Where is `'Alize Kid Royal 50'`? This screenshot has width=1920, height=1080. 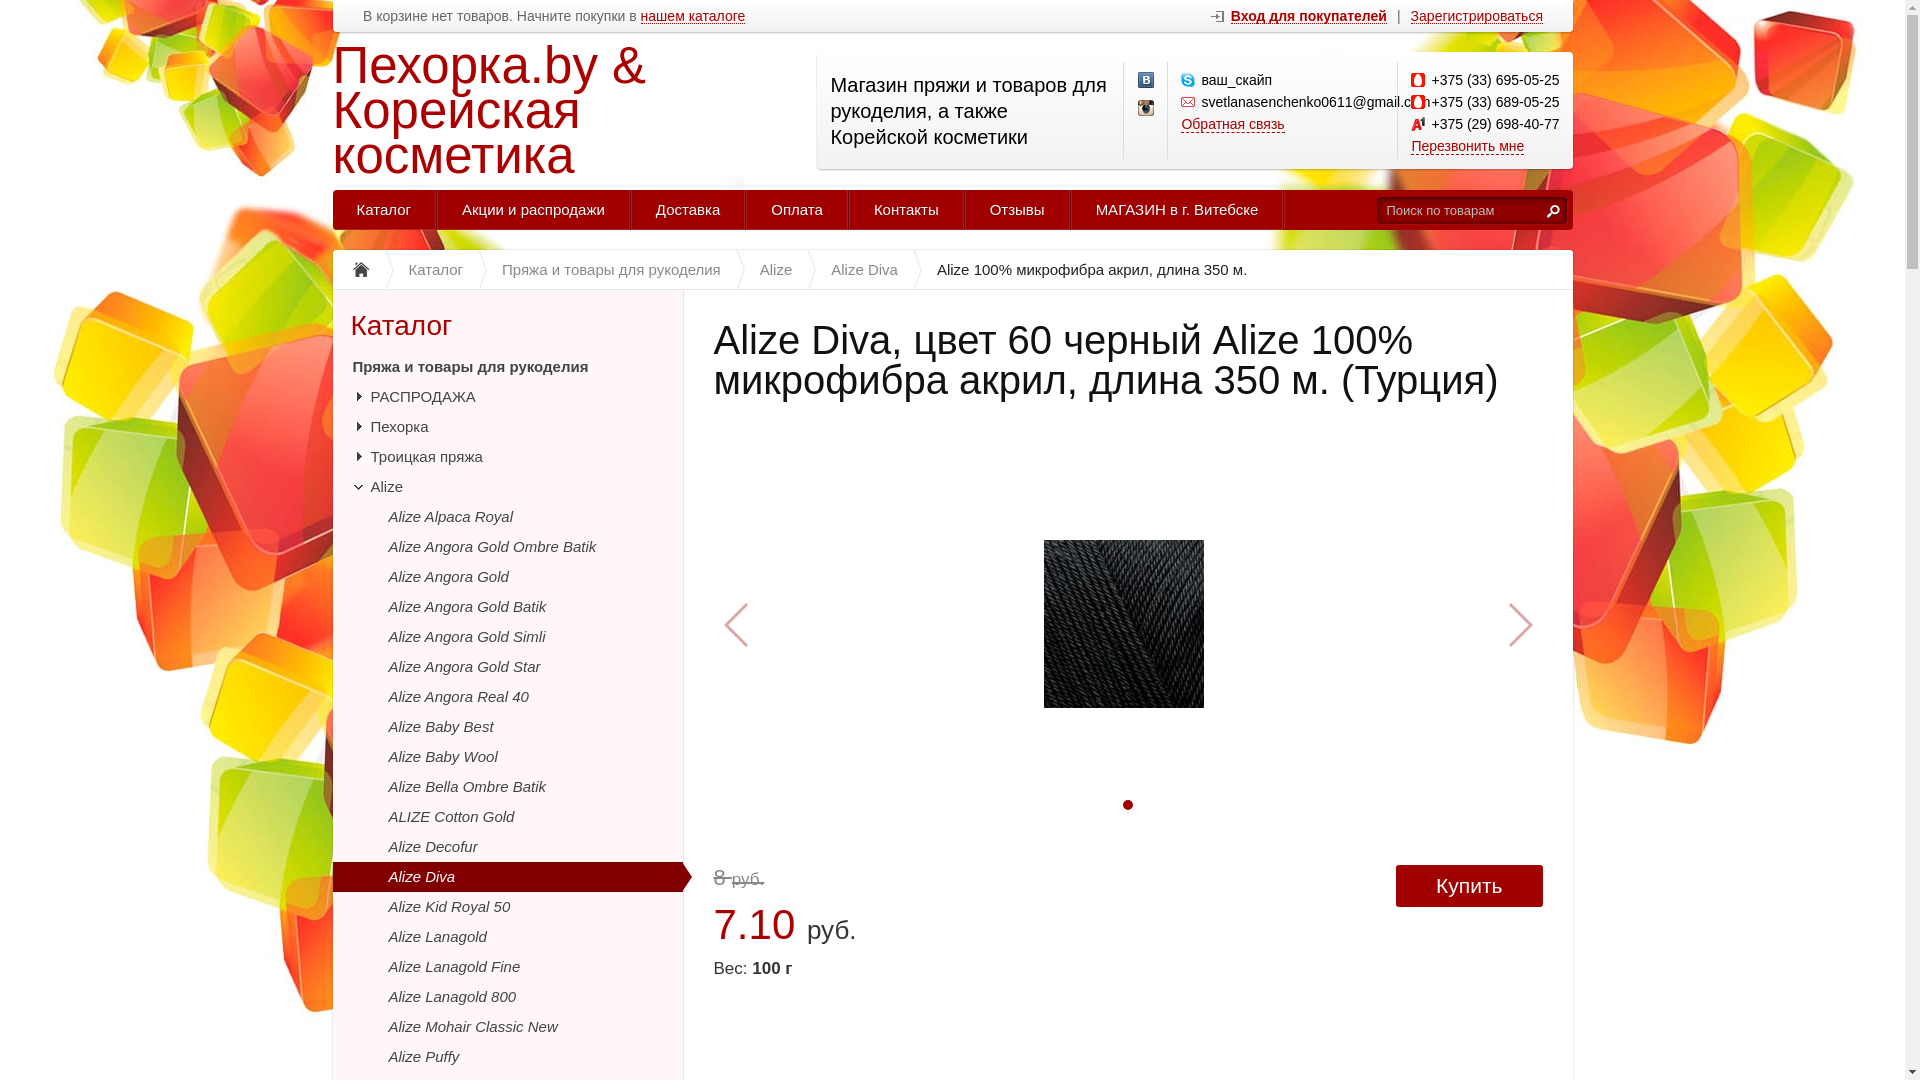
'Alize Kid Royal 50' is located at coordinates (507, 906).